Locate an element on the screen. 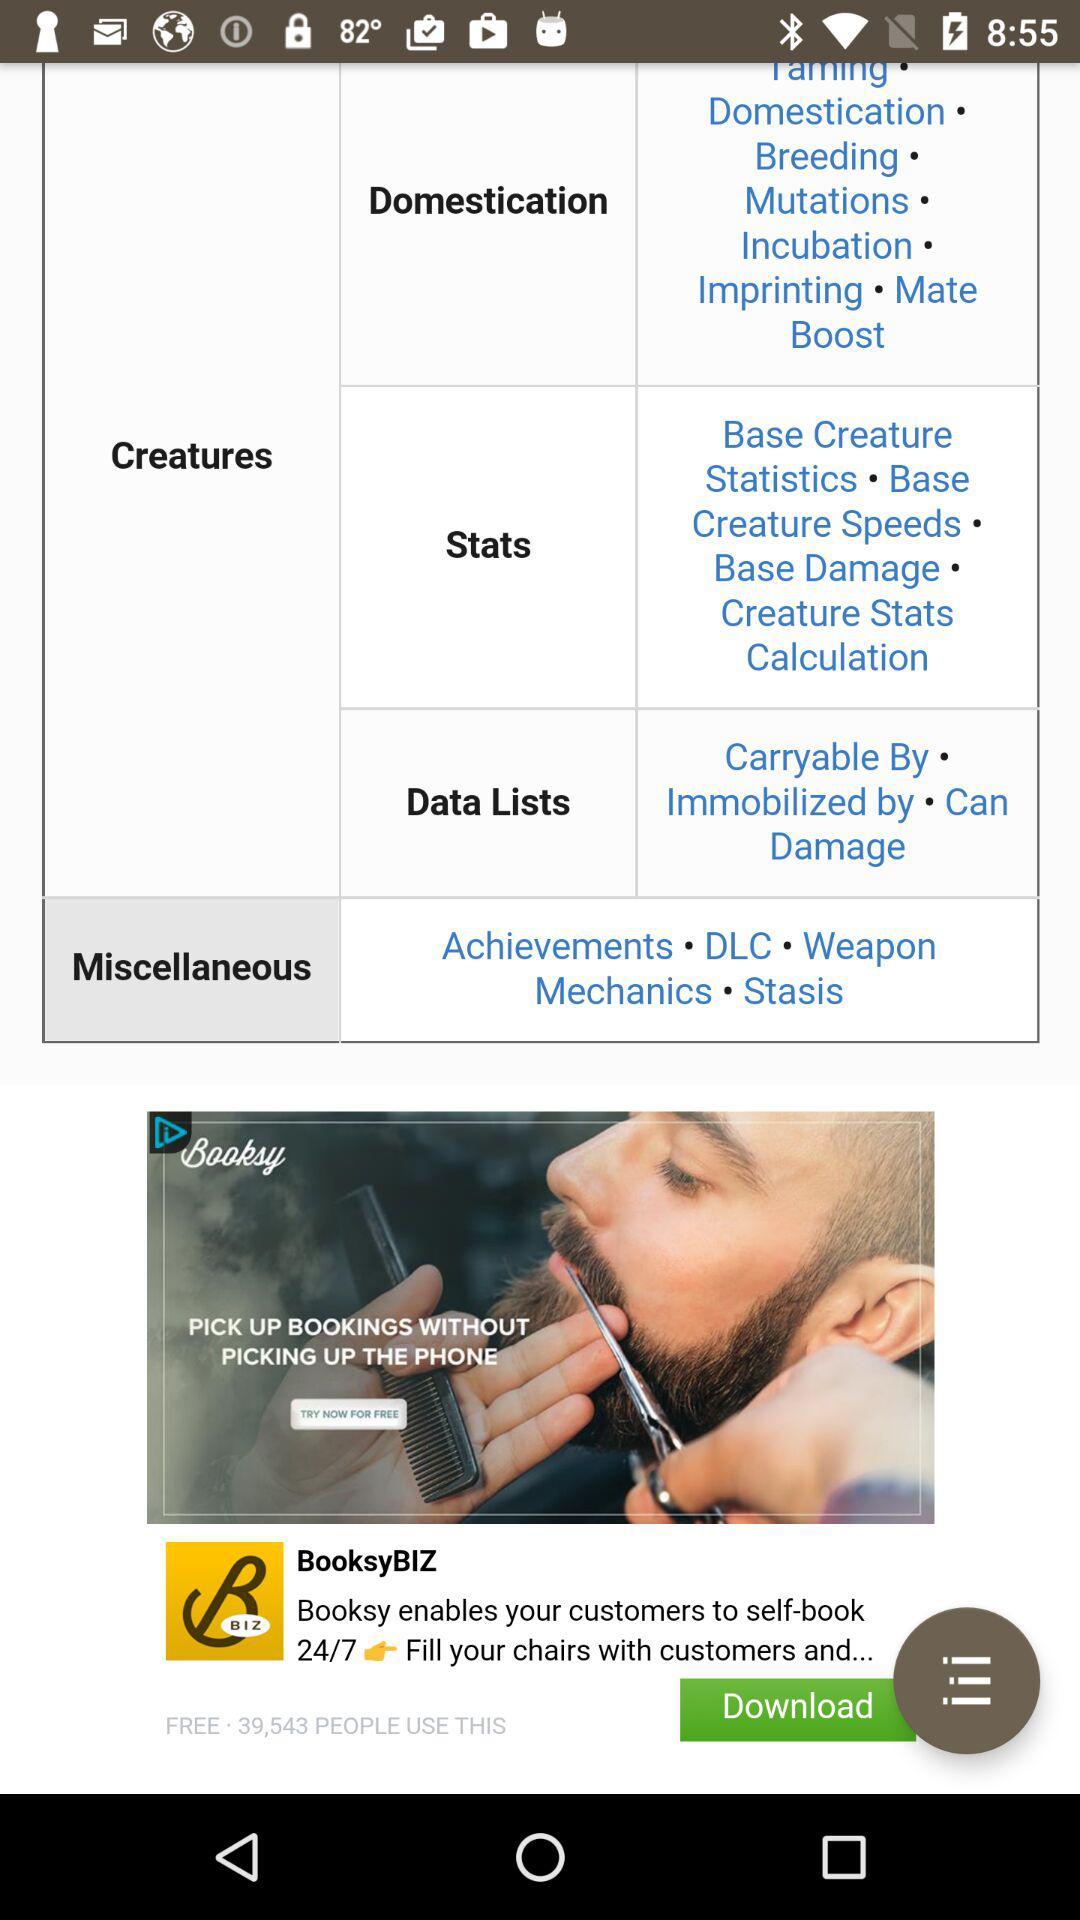 This screenshot has width=1080, height=1920. information breakdown is located at coordinates (540, 573).